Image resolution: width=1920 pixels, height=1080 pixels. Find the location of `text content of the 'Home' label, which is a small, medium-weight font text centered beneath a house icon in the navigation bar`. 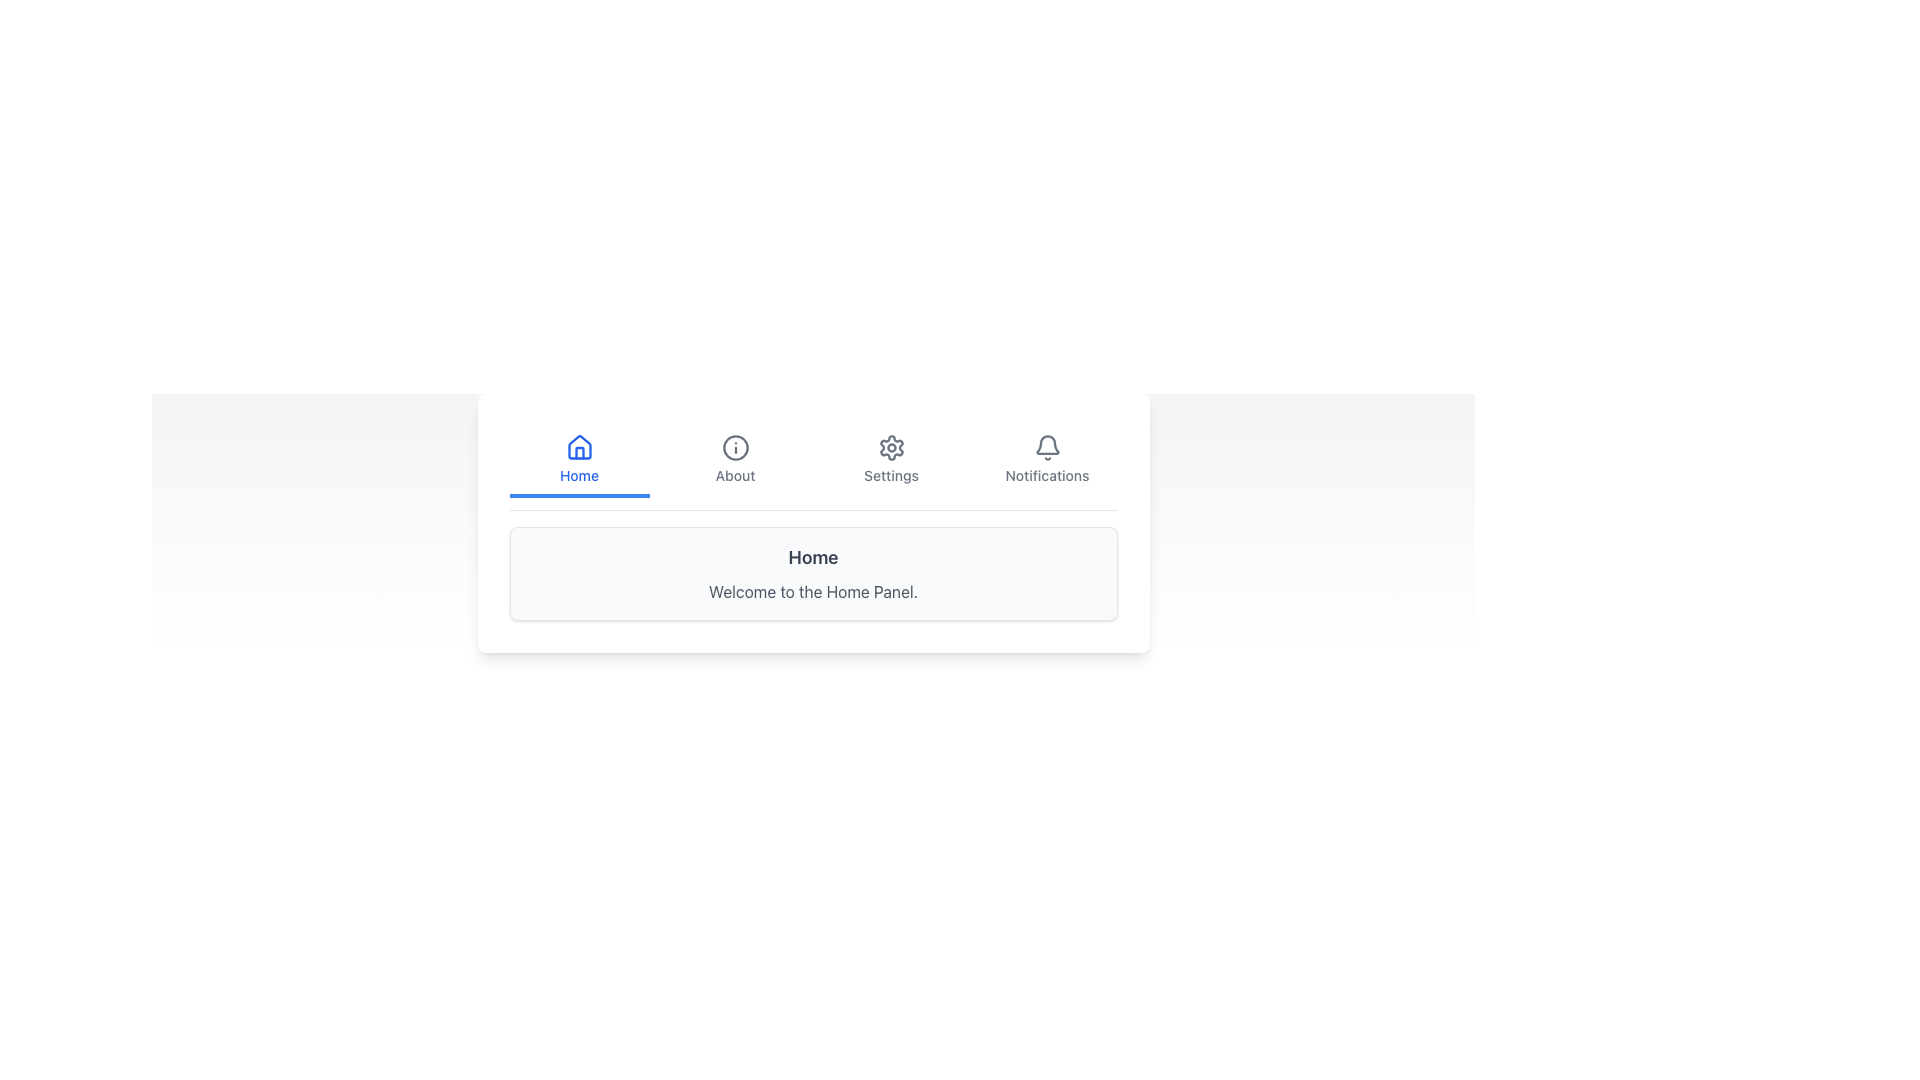

text content of the 'Home' label, which is a small, medium-weight font text centered beneath a house icon in the navigation bar is located at coordinates (578, 475).